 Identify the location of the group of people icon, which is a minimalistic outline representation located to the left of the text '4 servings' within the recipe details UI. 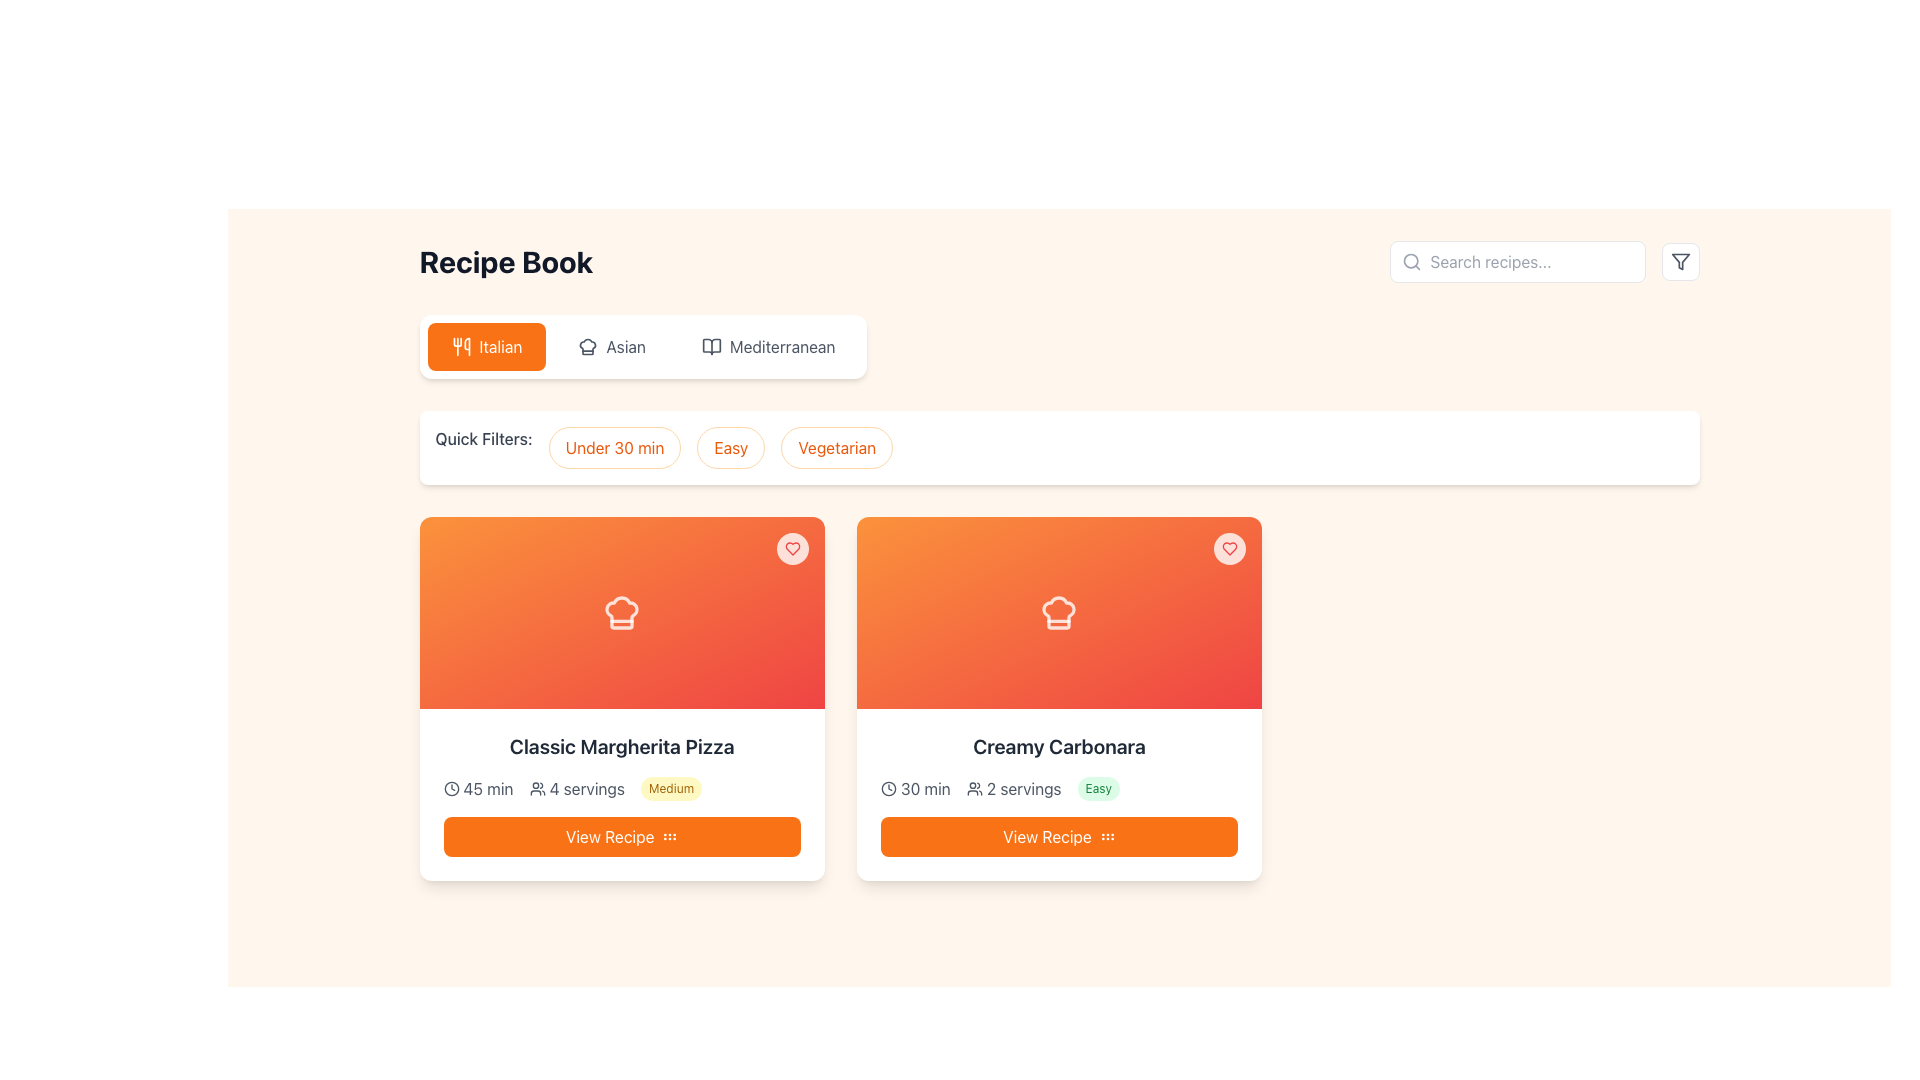
(537, 788).